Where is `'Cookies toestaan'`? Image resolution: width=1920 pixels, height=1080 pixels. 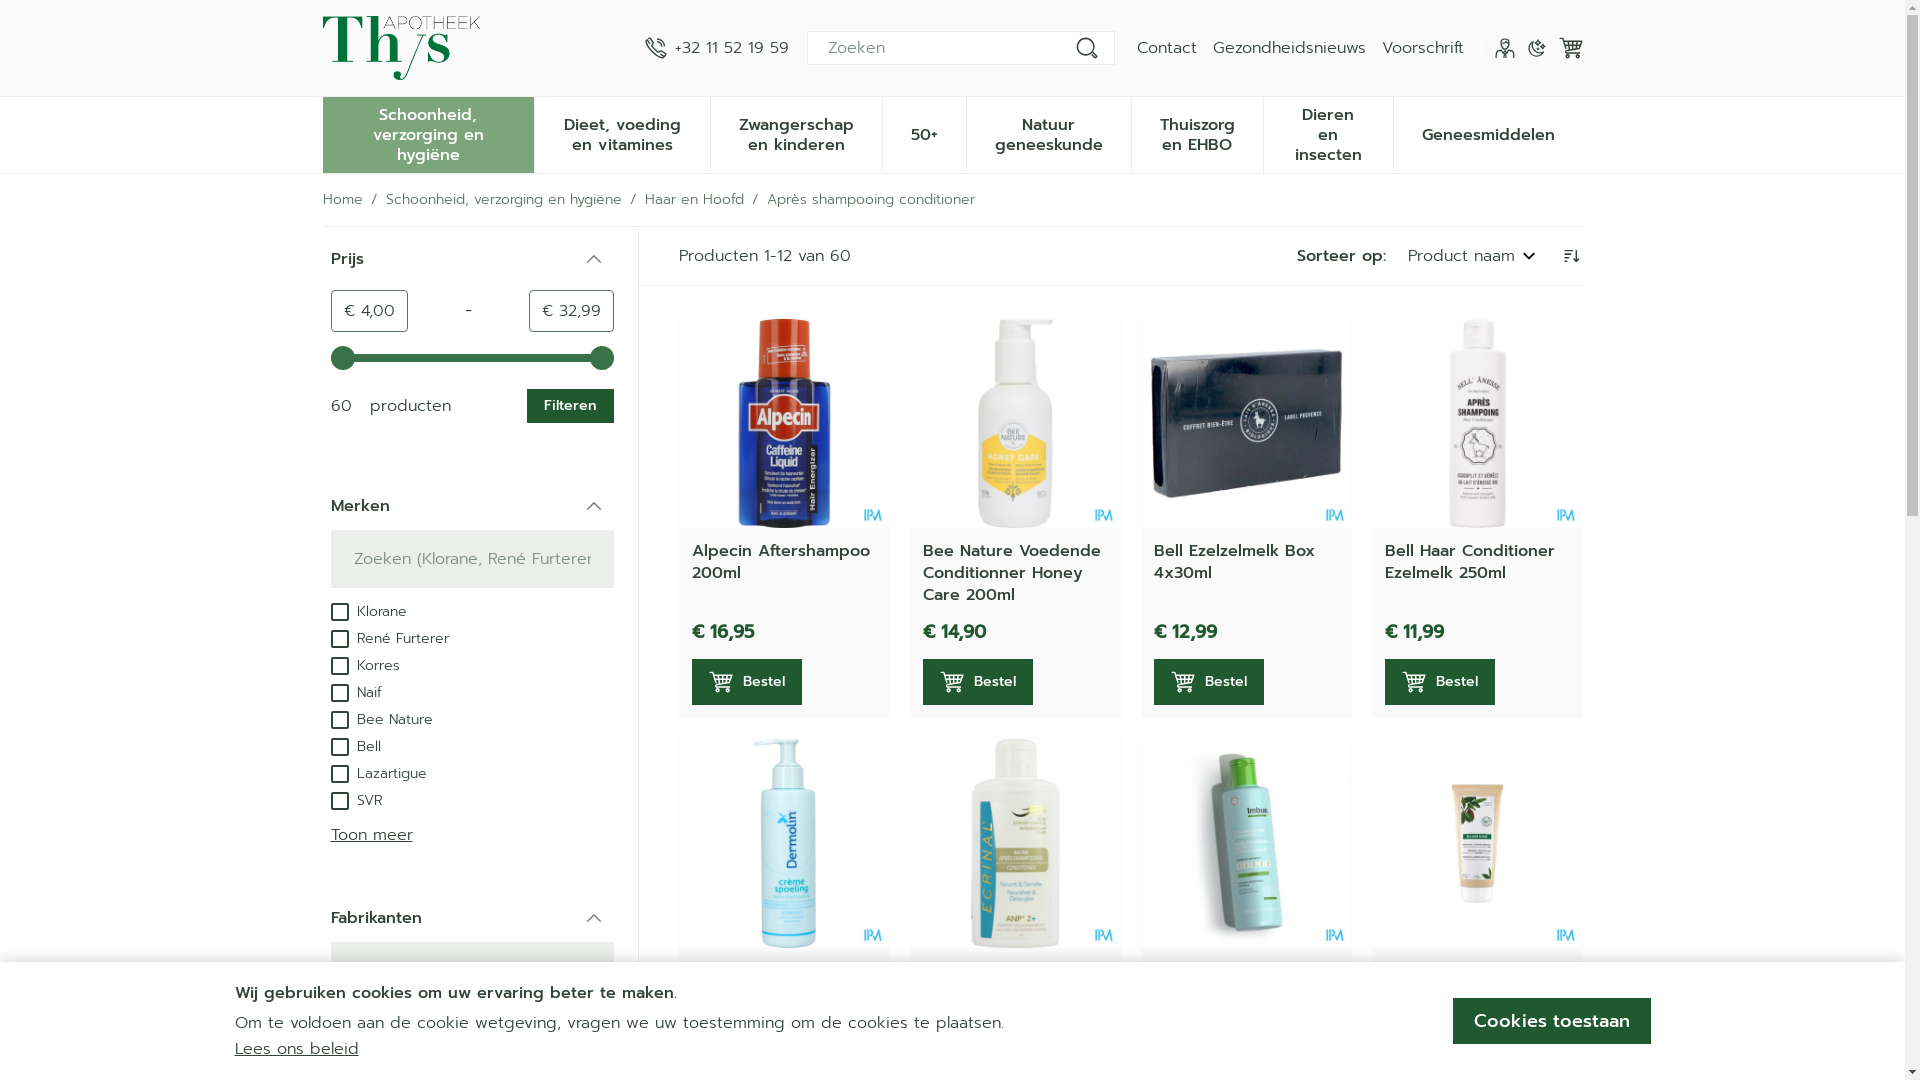 'Cookies toestaan' is located at coordinates (1549, 1021).